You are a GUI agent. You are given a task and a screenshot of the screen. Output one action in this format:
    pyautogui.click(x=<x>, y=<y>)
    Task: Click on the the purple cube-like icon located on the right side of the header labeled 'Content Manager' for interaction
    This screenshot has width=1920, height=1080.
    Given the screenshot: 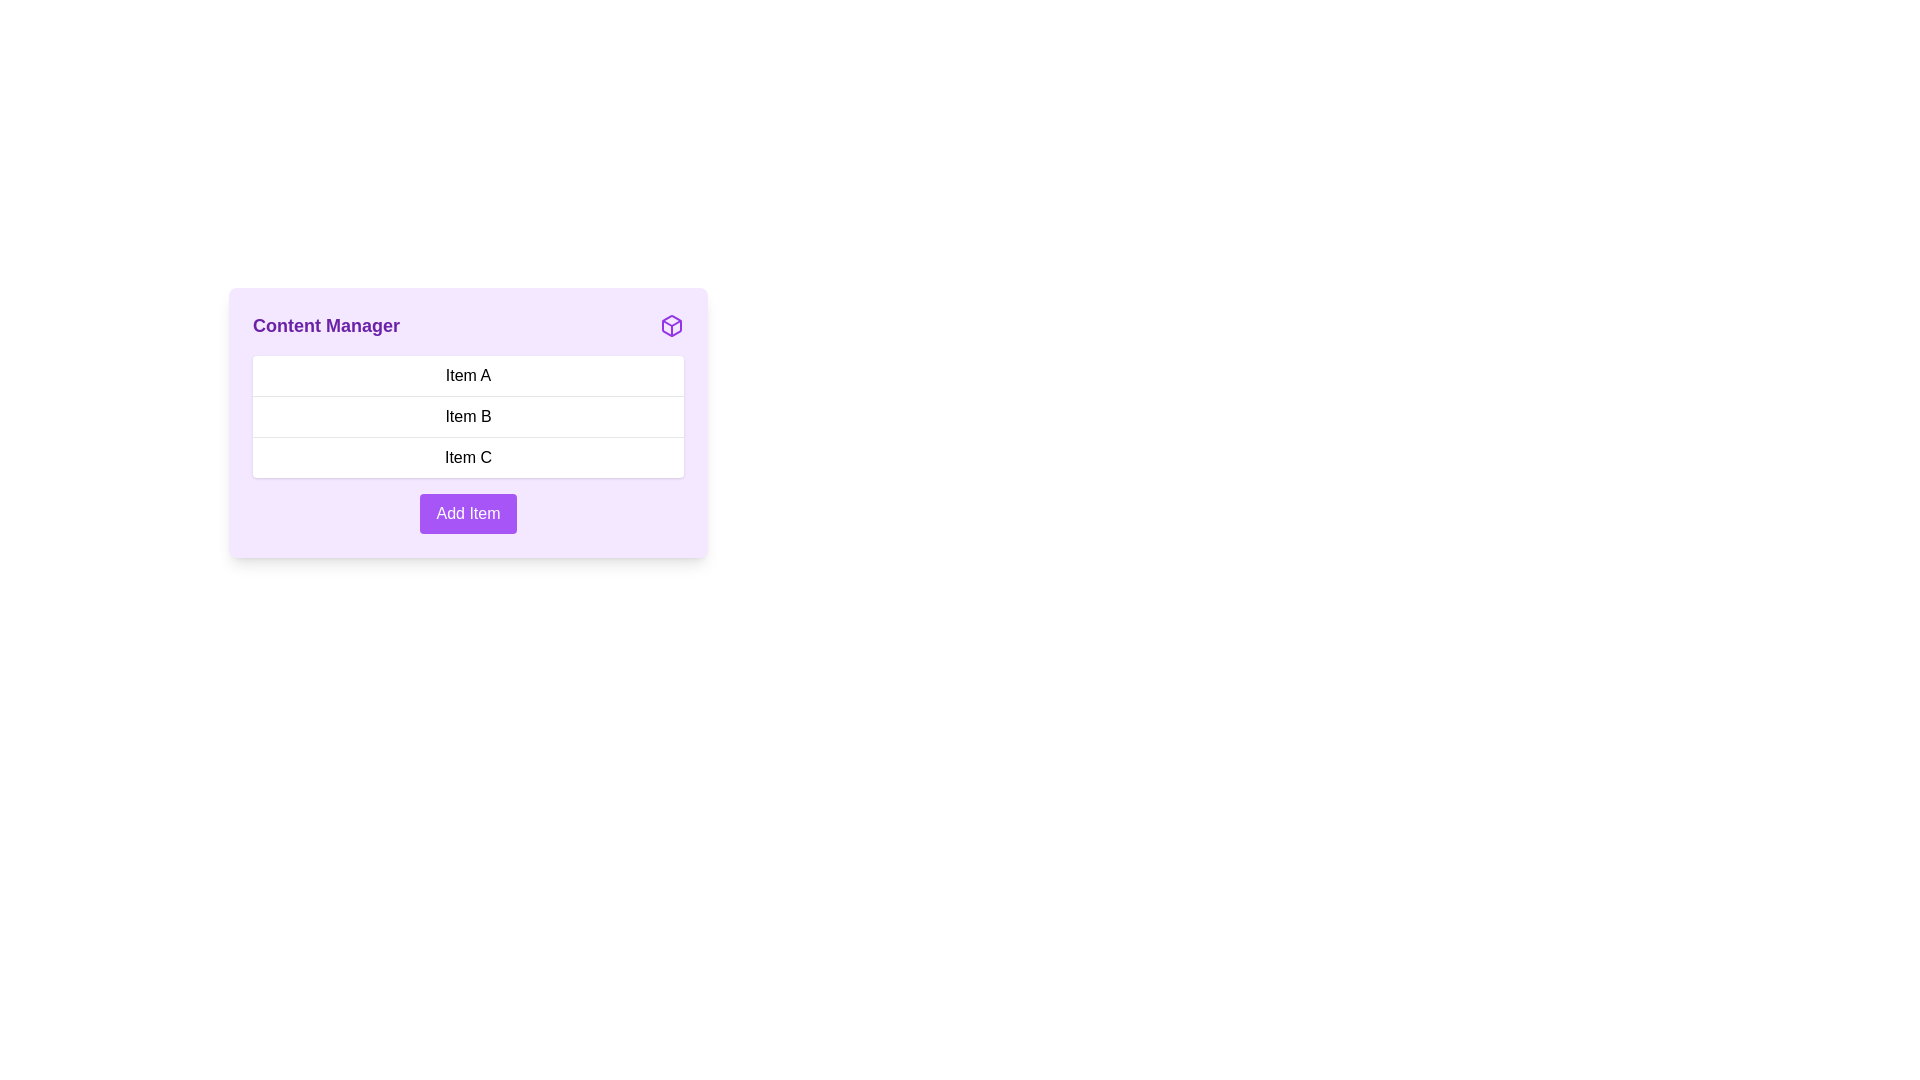 What is the action you would take?
    pyautogui.click(x=672, y=325)
    